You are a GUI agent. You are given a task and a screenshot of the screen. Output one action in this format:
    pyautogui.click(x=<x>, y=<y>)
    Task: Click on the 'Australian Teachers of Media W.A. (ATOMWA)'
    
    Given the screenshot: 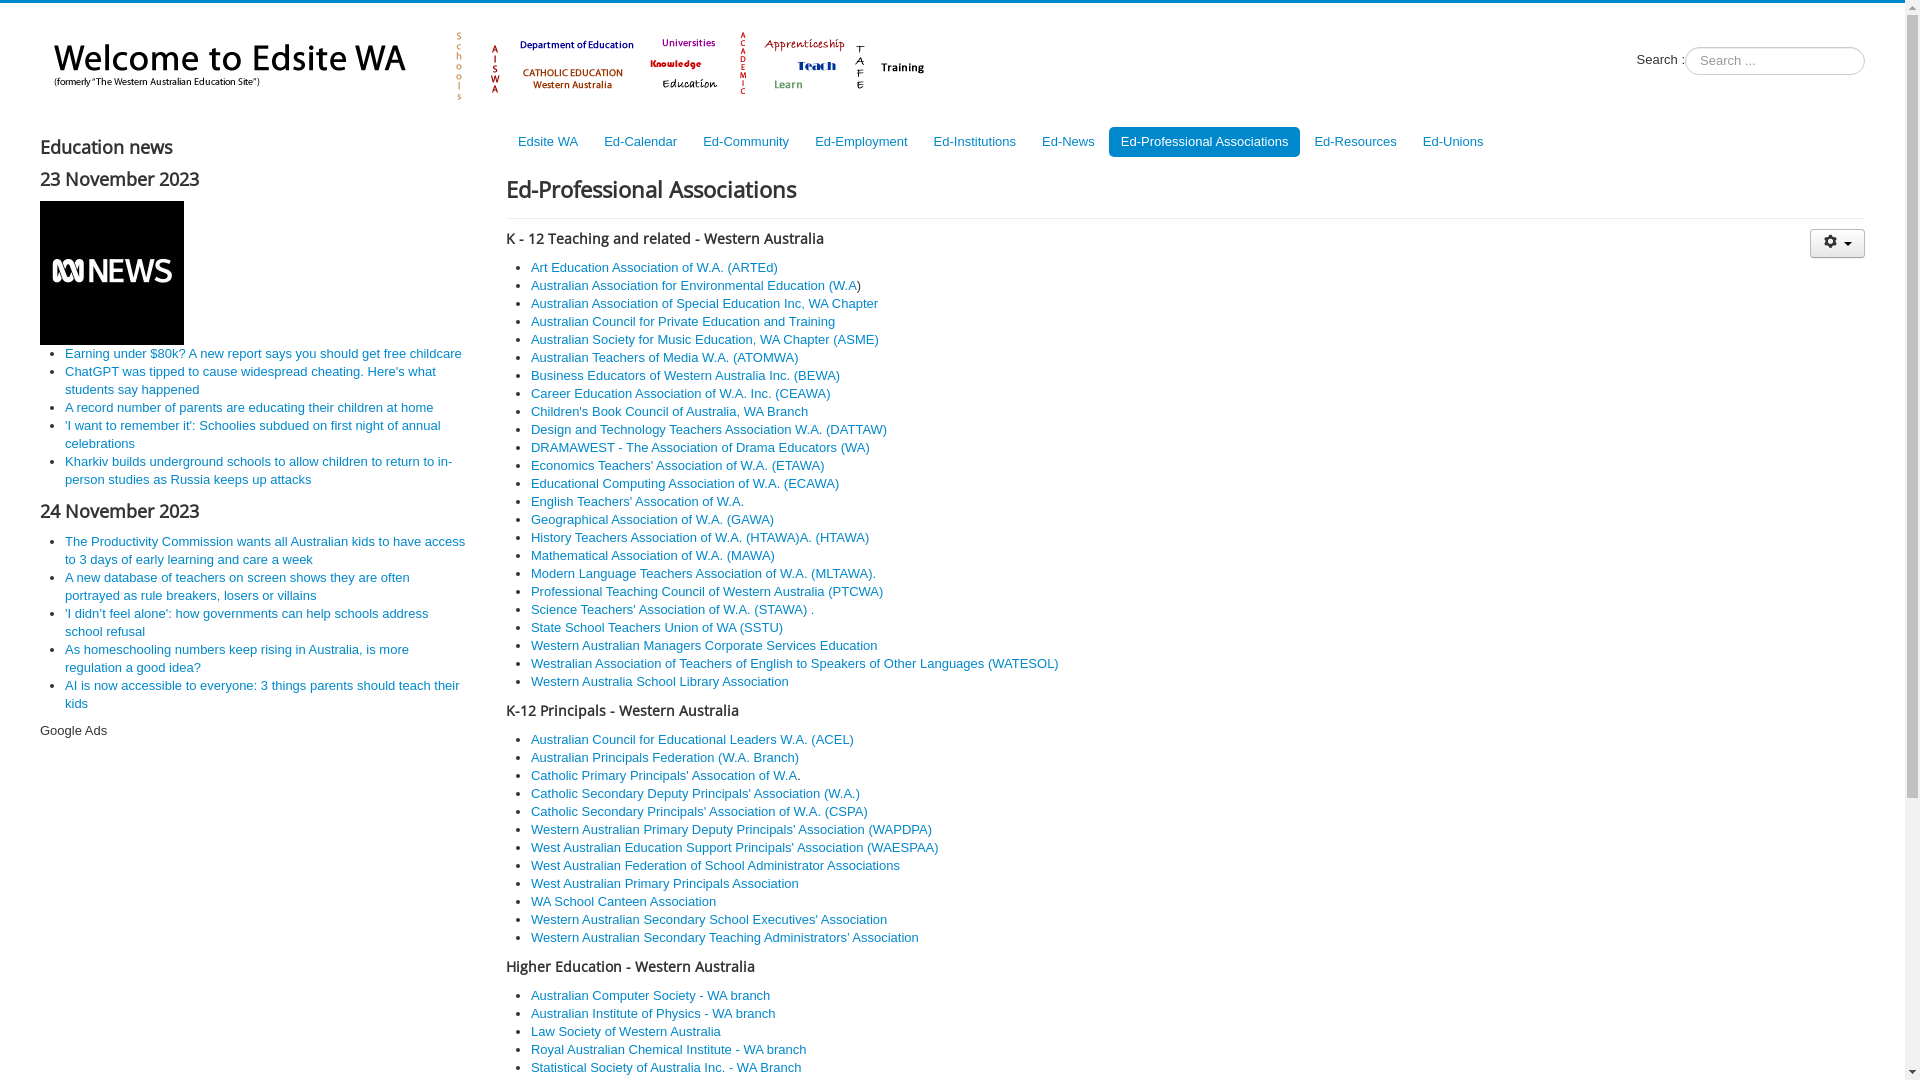 What is the action you would take?
    pyautogui.click(x=665, y=356)
    